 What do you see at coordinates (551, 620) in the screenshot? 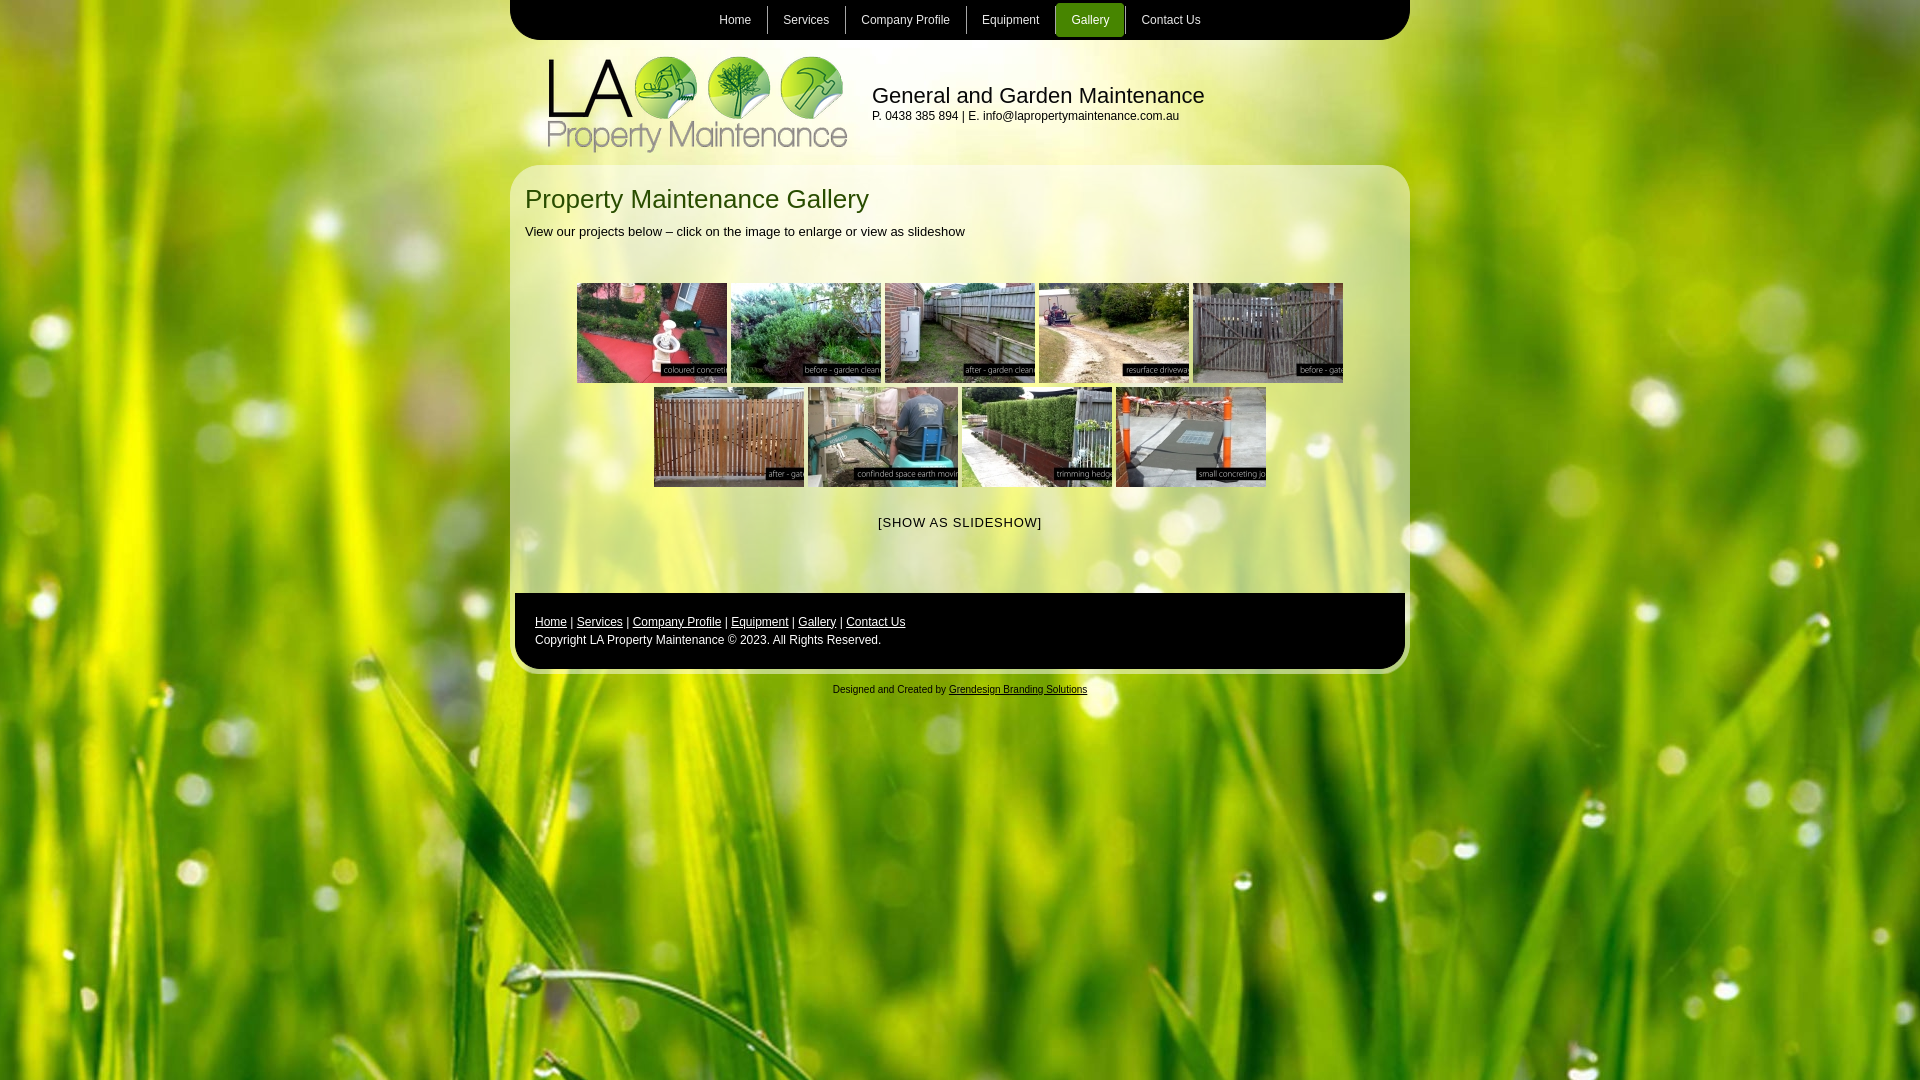
I see `'Home'` at bounding box center [551, 620].